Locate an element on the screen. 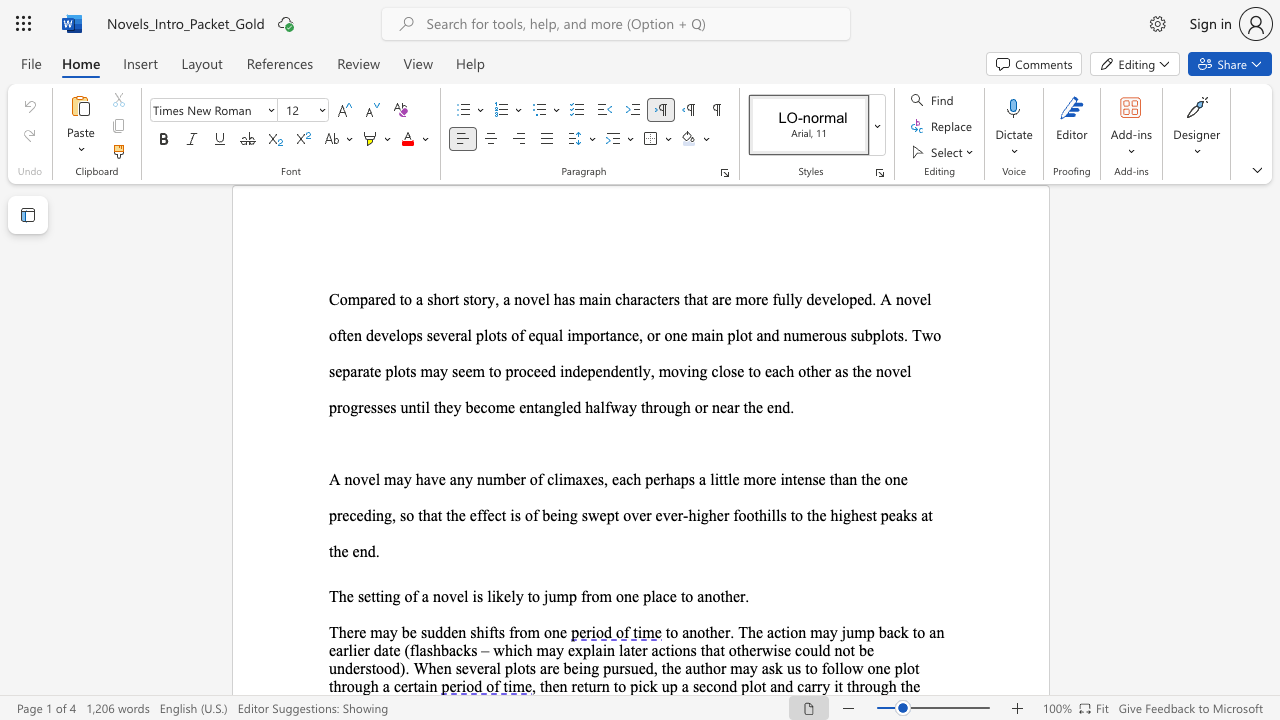 The height and width of the screenshot is (720, 1280). the subset text "(flashbacks – which may explain later actions that oth" within the text "to another. The action may jump back to an earlier date (flashbacks – which may explain later actions that otherwise could not be understood). When several plots are being pursued, the author may ask us to follow one plot through a certain" is located at coordinates (403, 650).